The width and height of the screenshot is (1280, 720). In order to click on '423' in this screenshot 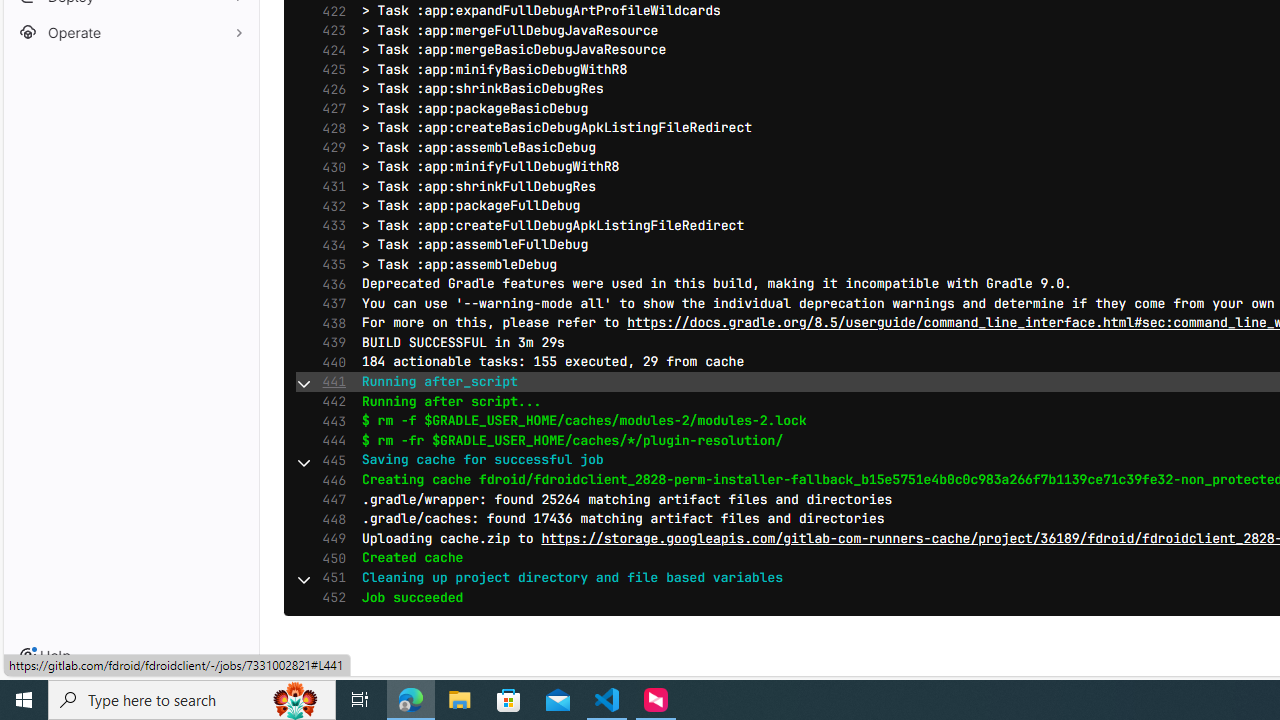, I will do `click(329, 30)`.